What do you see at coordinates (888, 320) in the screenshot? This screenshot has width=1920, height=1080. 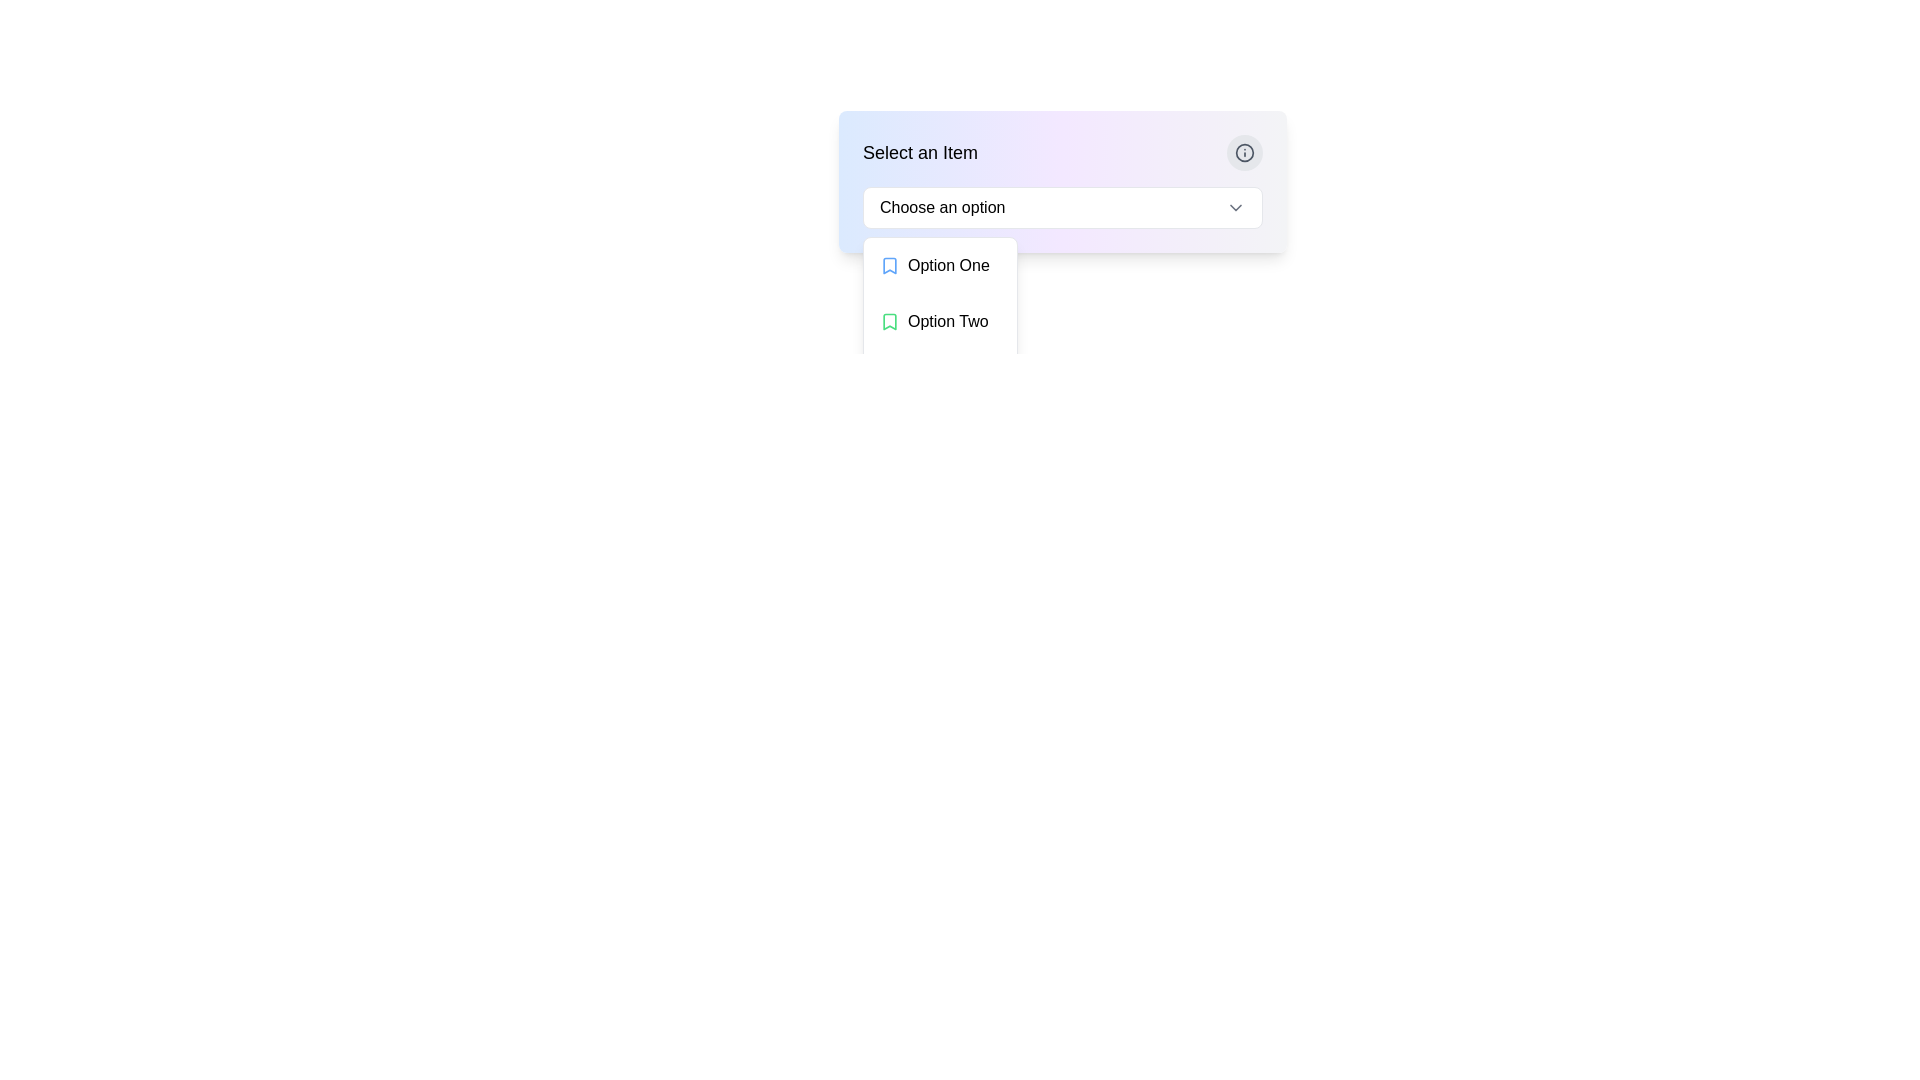 I see `the SVG icon representing the bookmark status for 'Option Two' in the dropdown menu` at bounding box center [888, 320].